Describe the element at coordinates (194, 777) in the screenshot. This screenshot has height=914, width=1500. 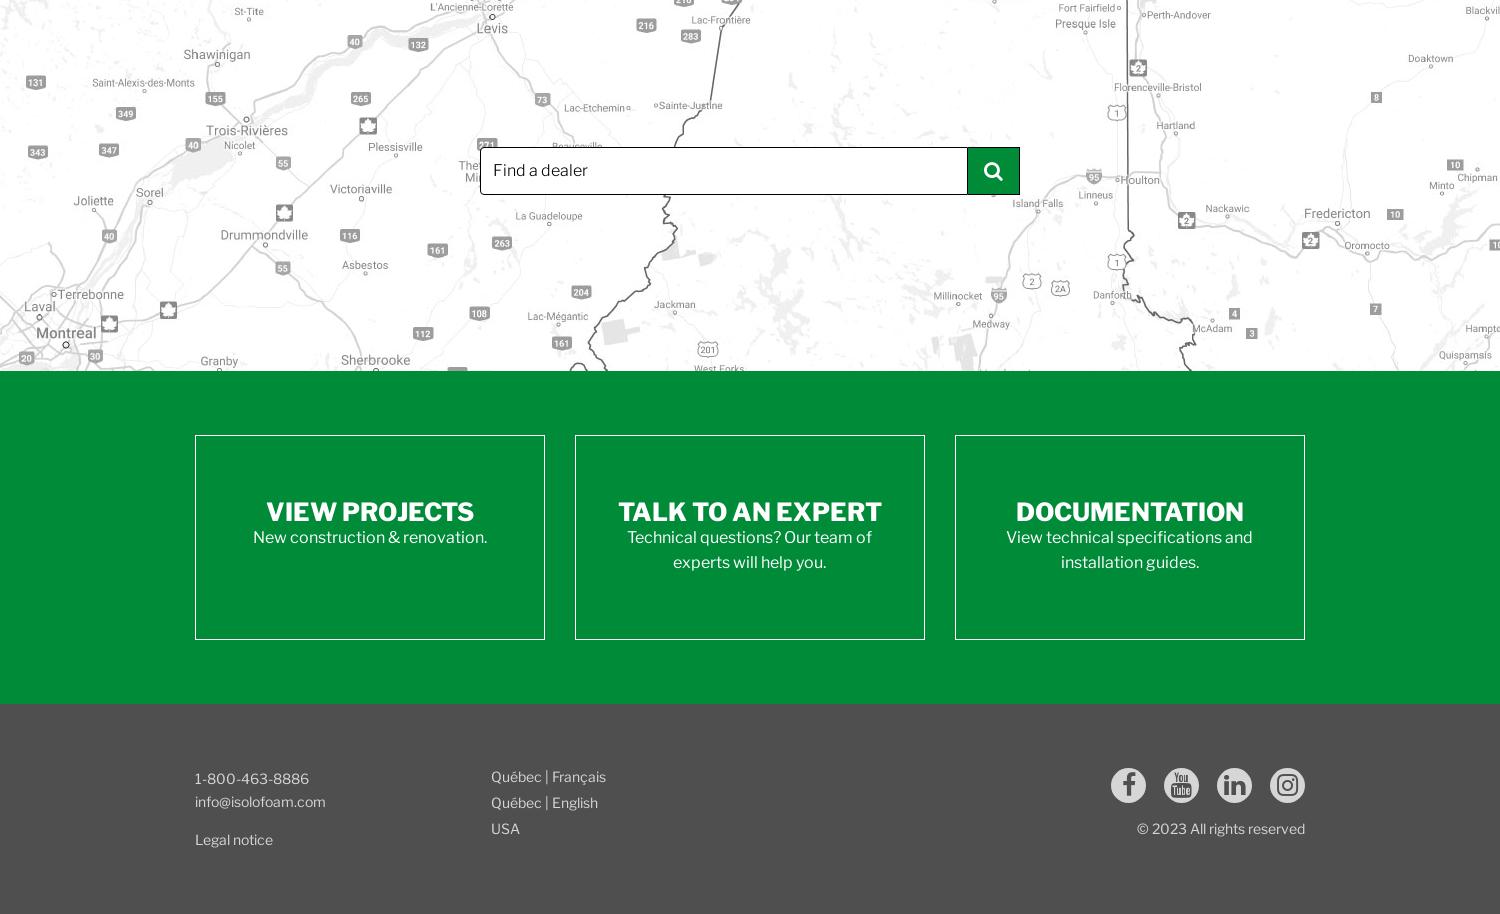
I see `'1-800-463-8886'` at that location.